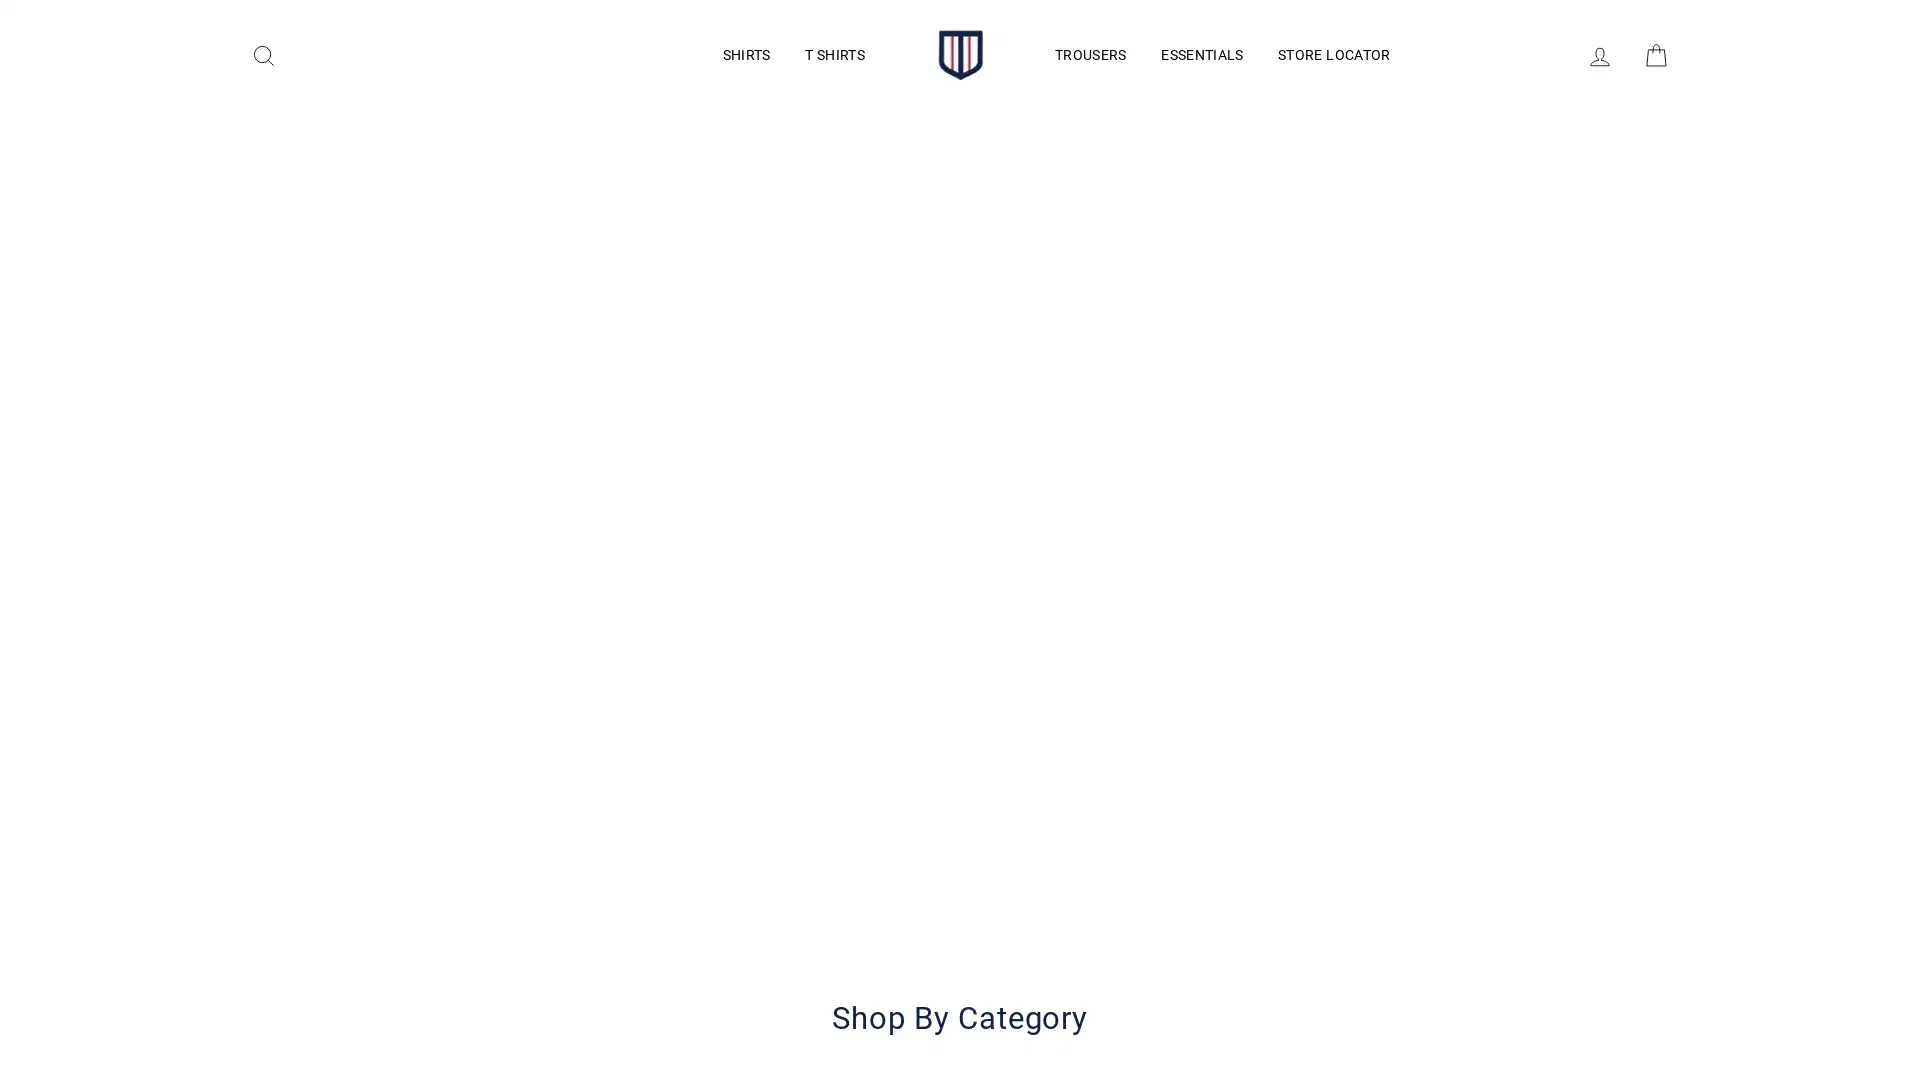  Describe the element at coordinates (800, 967) in the screenshot. I see `1` at that location.